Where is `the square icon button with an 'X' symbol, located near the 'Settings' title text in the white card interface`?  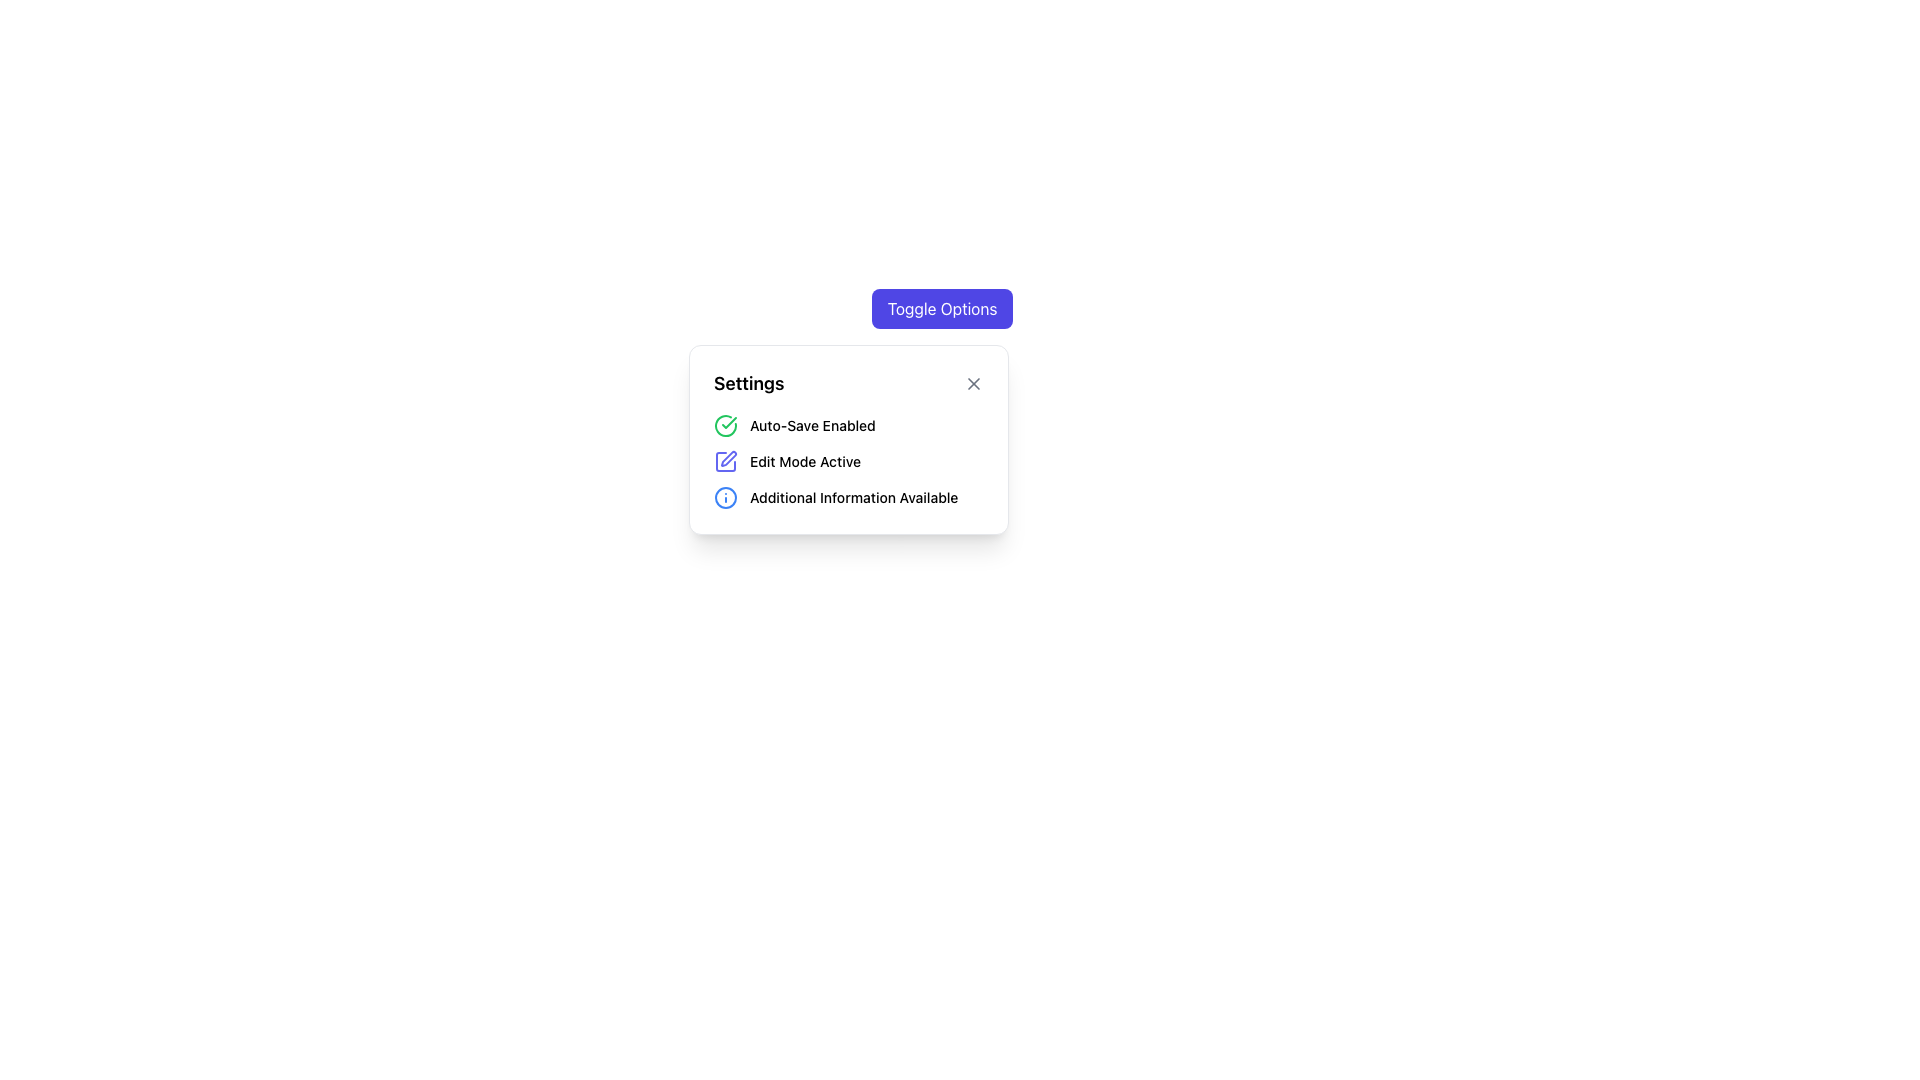
the square icon button with an 'X' symbol, located near the 'Settings' title text in the white card interface is located at coordinates (974, 384).